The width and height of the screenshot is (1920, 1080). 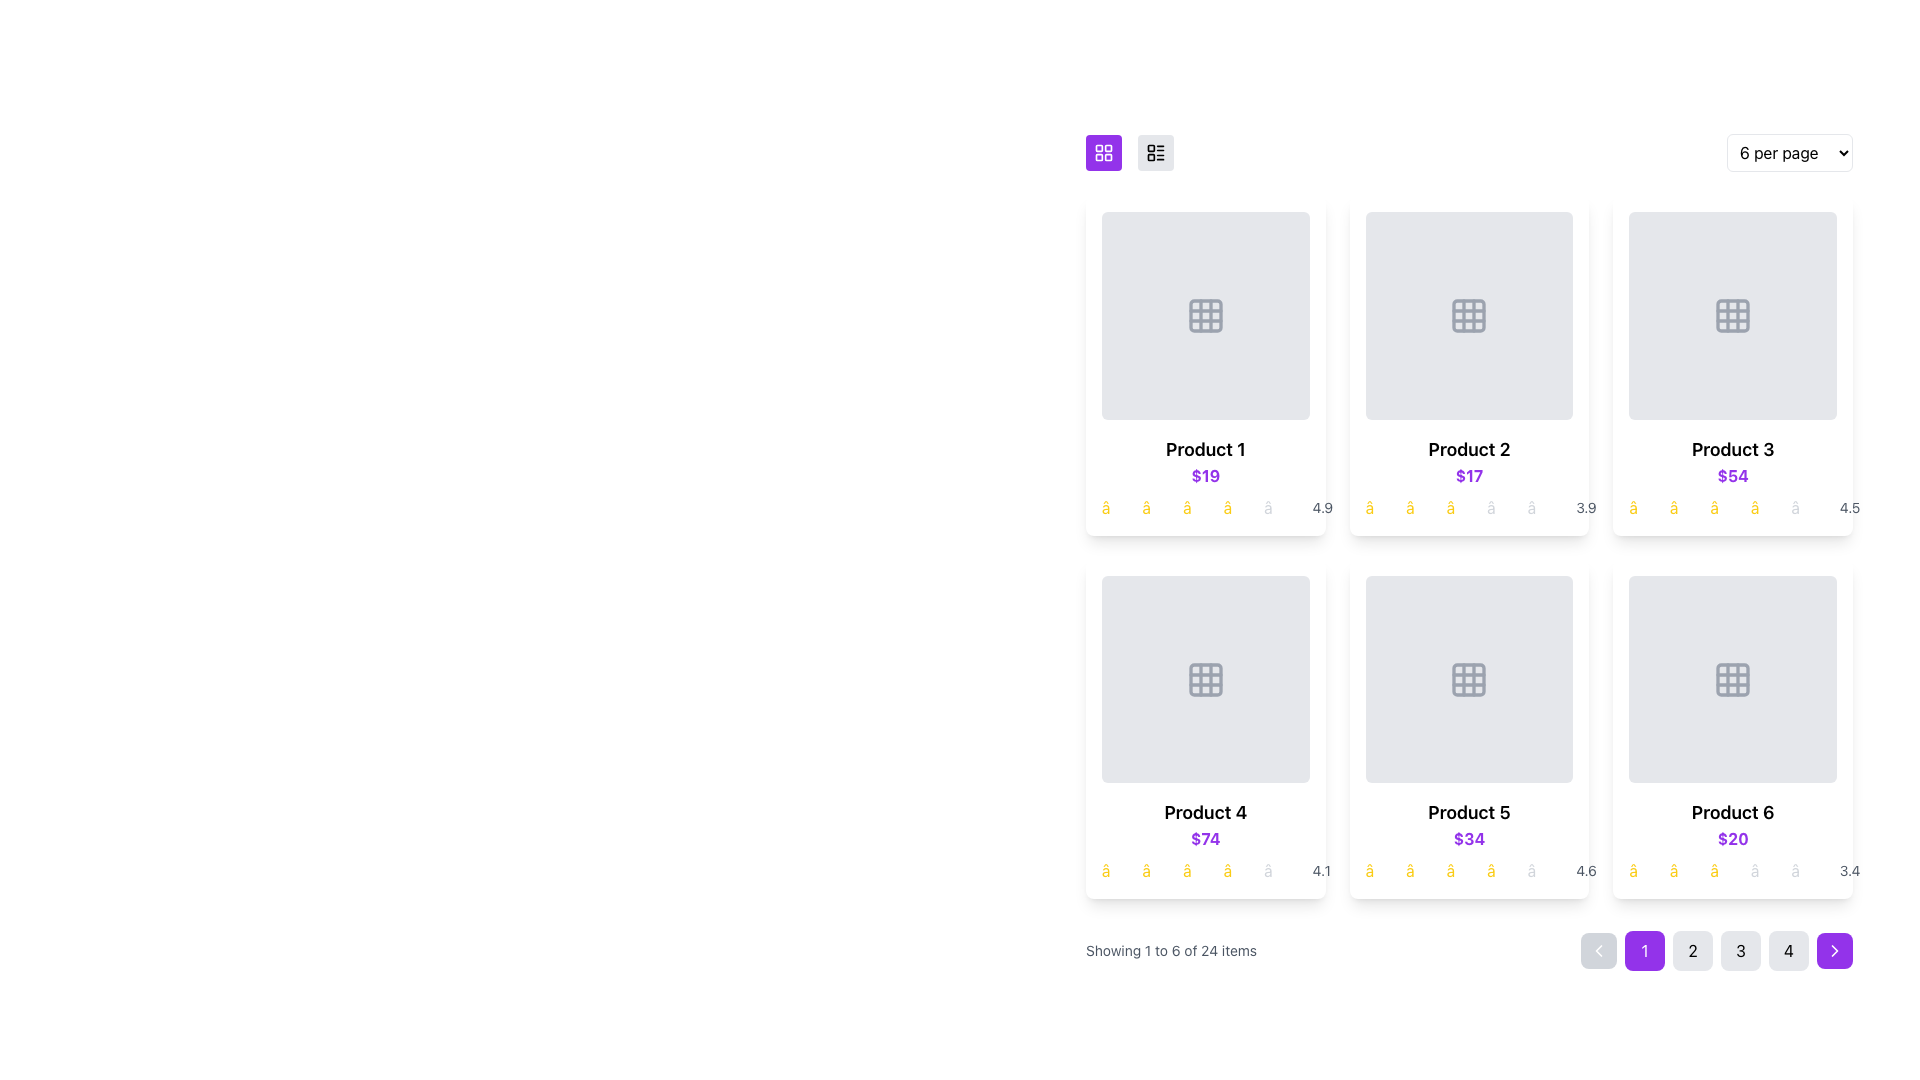 What do you see at coordinates (1732, 506) in the screenshot?
I see `the associated product information by interacting with the Rating Display for Product 3, which is located beneath the price '$54' in the product grid layout` at bounding box center [1732, 506].